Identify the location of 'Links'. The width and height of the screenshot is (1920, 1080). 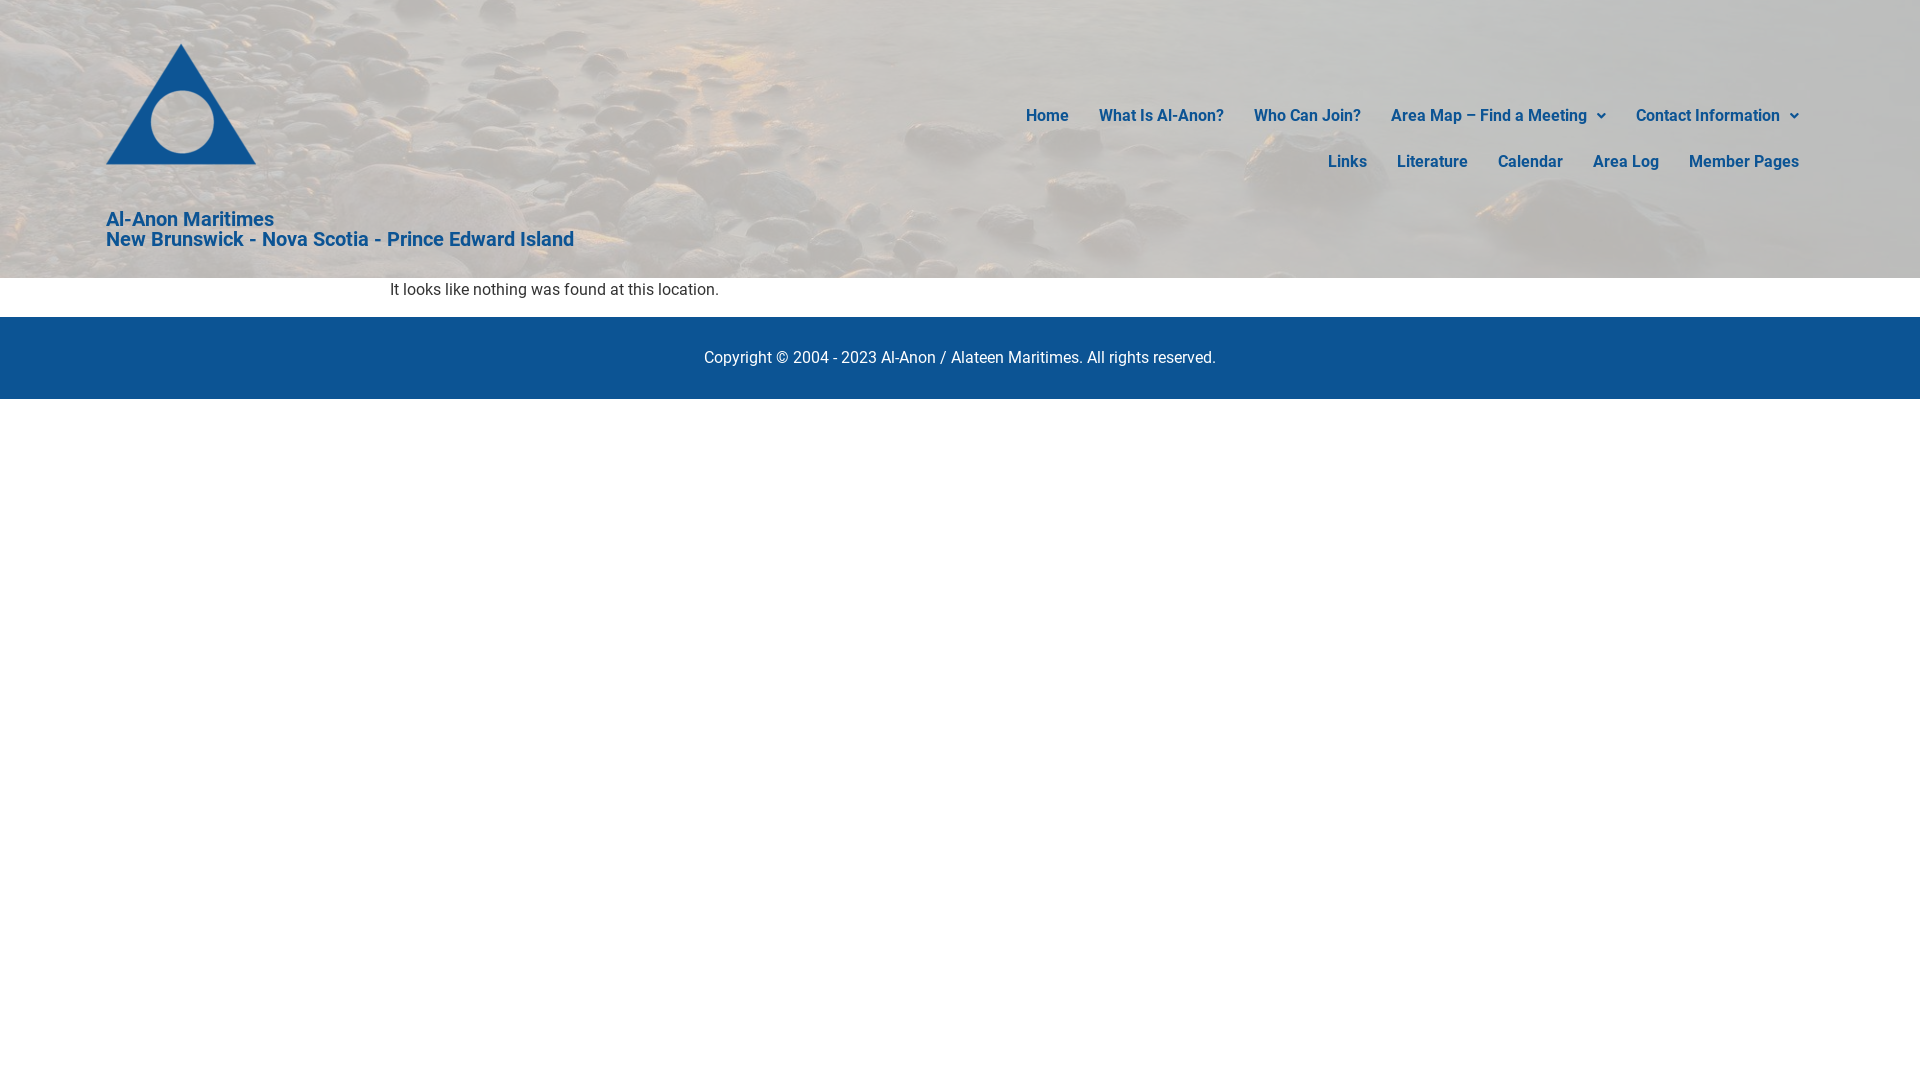
(1347, 161).